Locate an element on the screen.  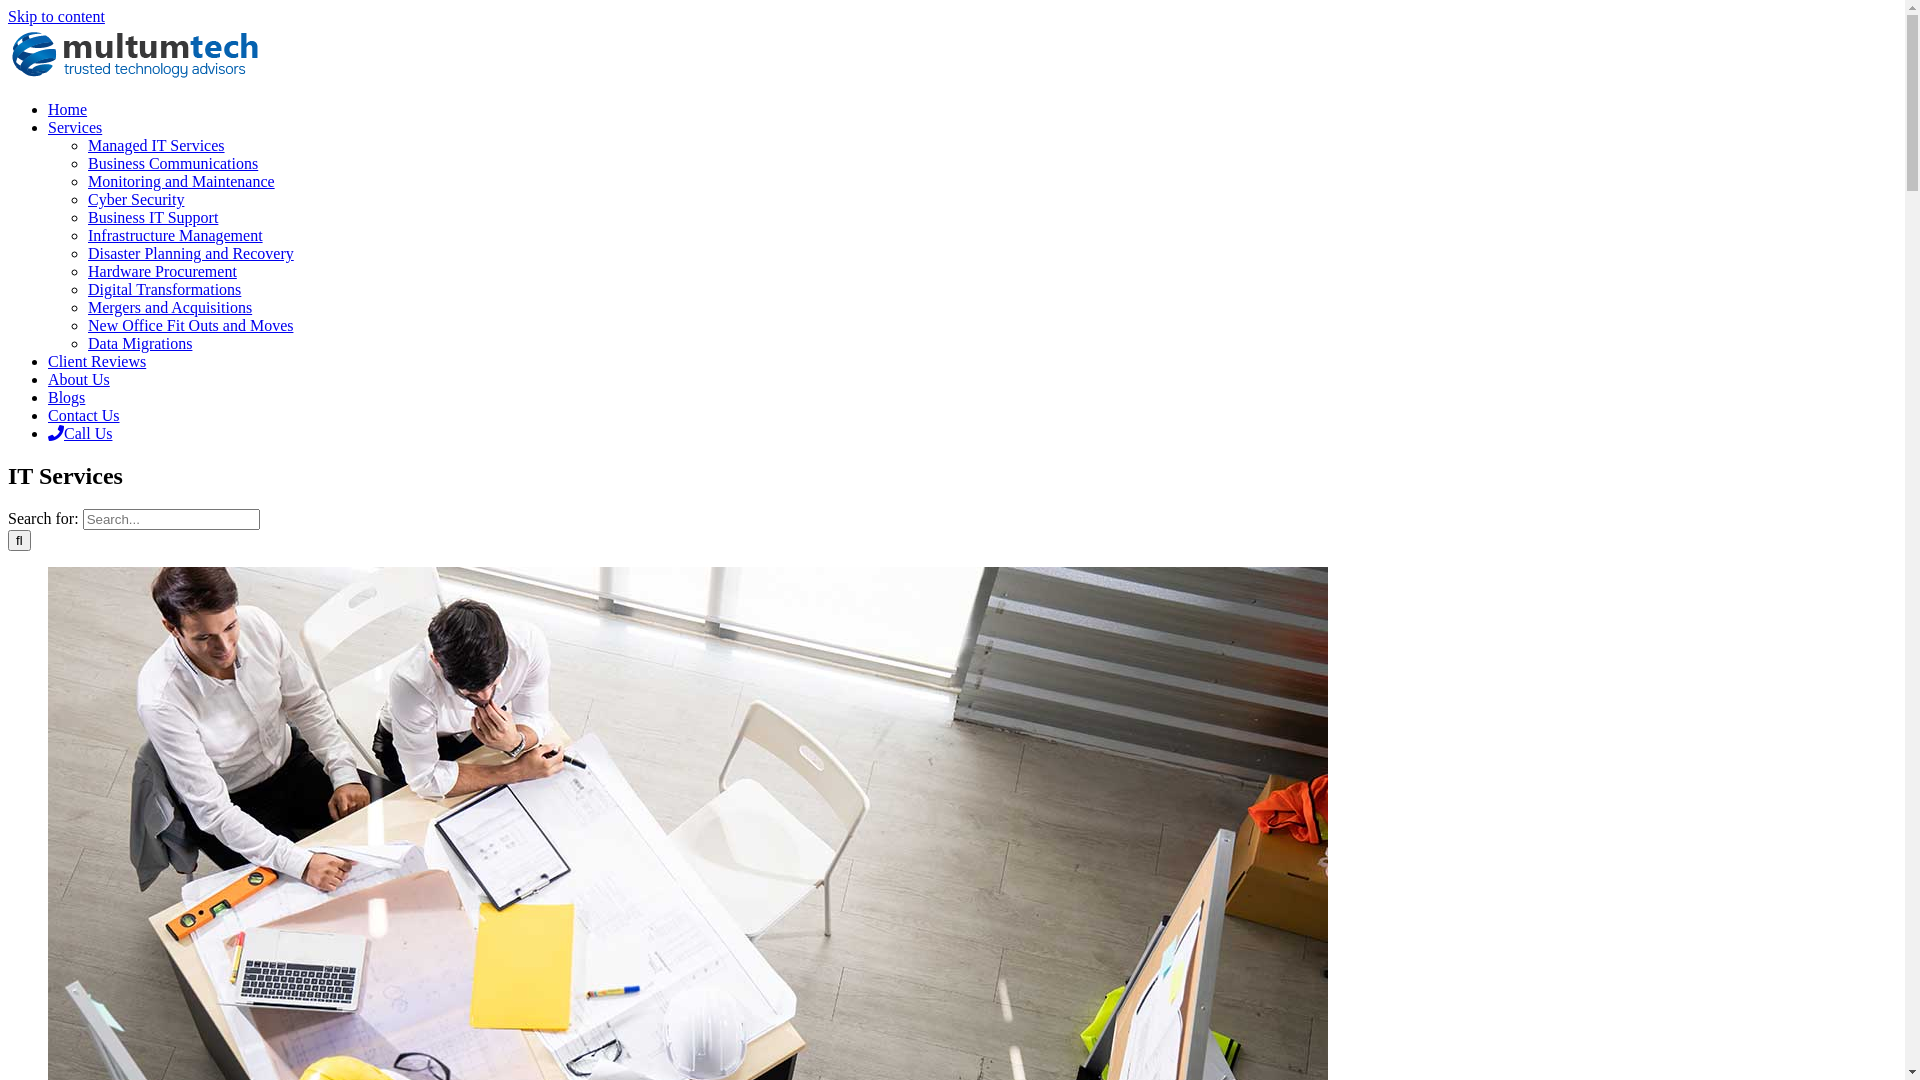
'Contact Us' is located at coordinates (82, 414).